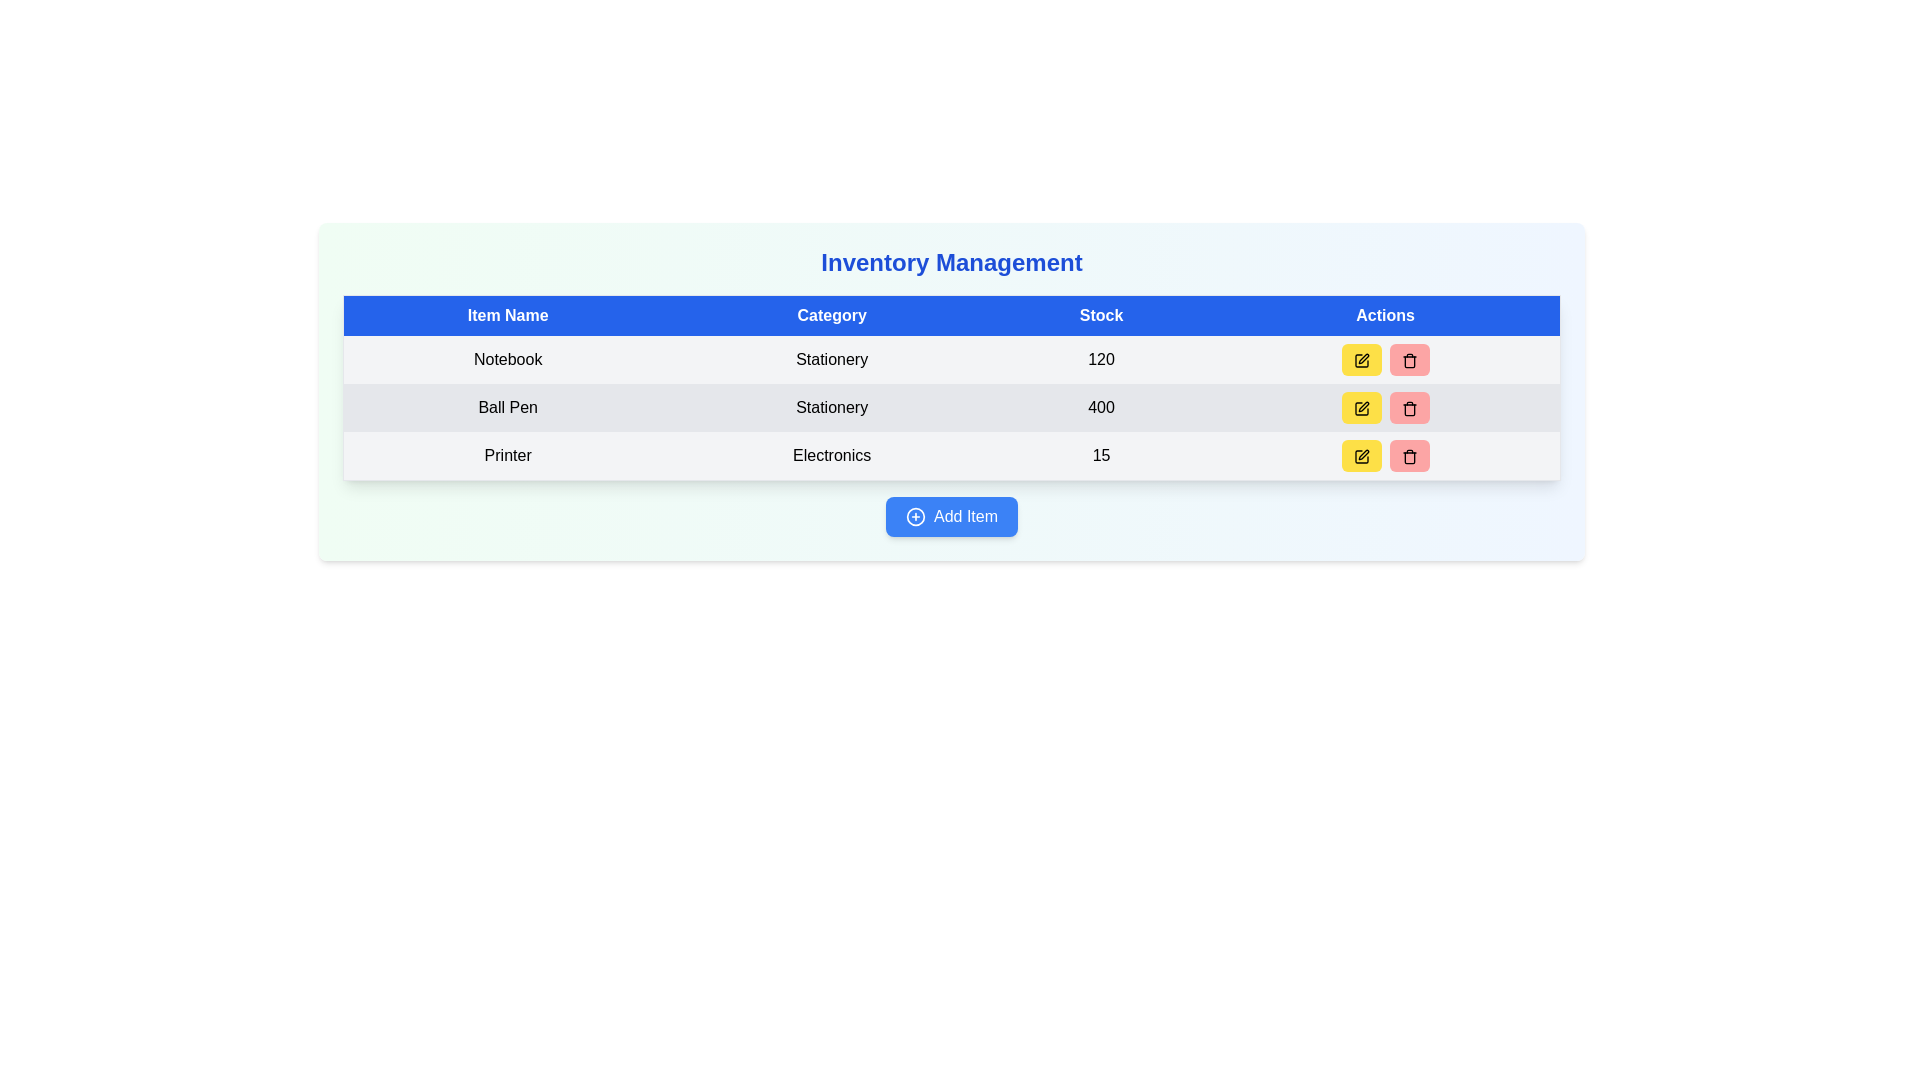 This screenshot has width=1920, height=1080. What do you see at coordinates (1362, 405) in the screenshot?
I see `the edit icon, which is a small pen or pencil inside a yellow square button located in the third row under the 'Actions' column` at bounding box center [1362, 405].